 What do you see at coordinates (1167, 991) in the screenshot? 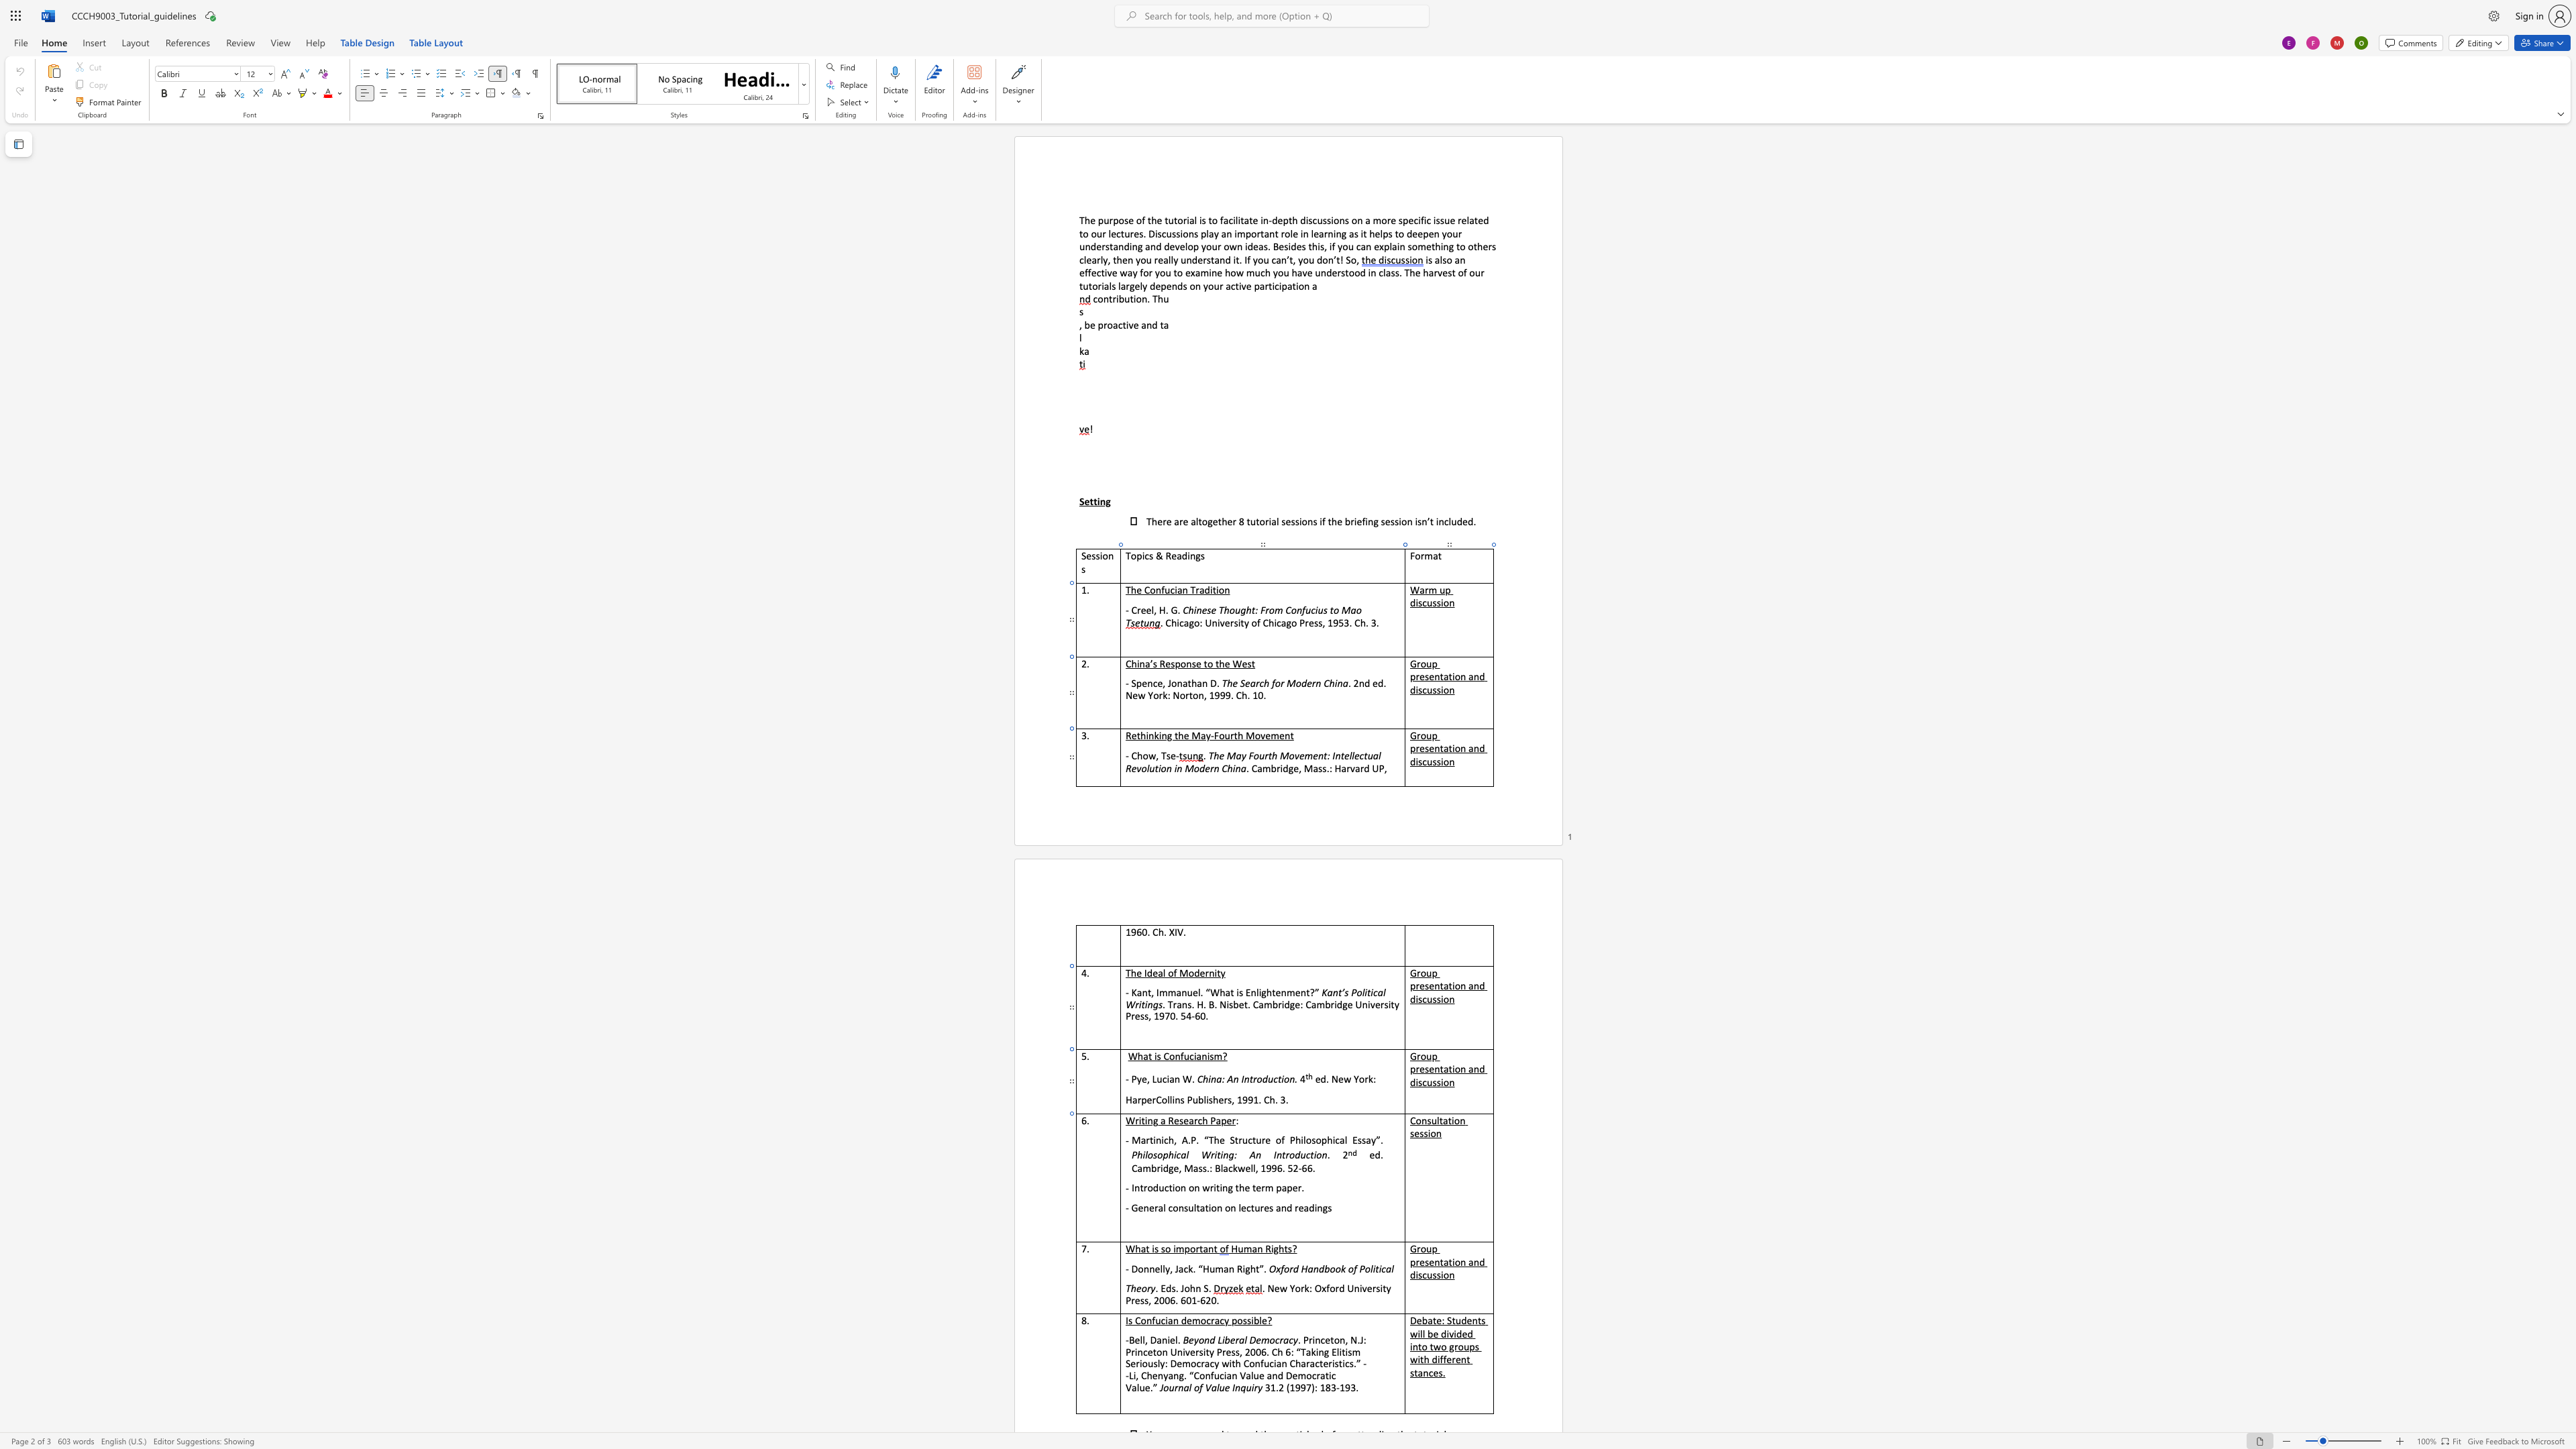
I see `the space between the continuous character "m" and "m" in the text` at bounding box center [1167, 991].